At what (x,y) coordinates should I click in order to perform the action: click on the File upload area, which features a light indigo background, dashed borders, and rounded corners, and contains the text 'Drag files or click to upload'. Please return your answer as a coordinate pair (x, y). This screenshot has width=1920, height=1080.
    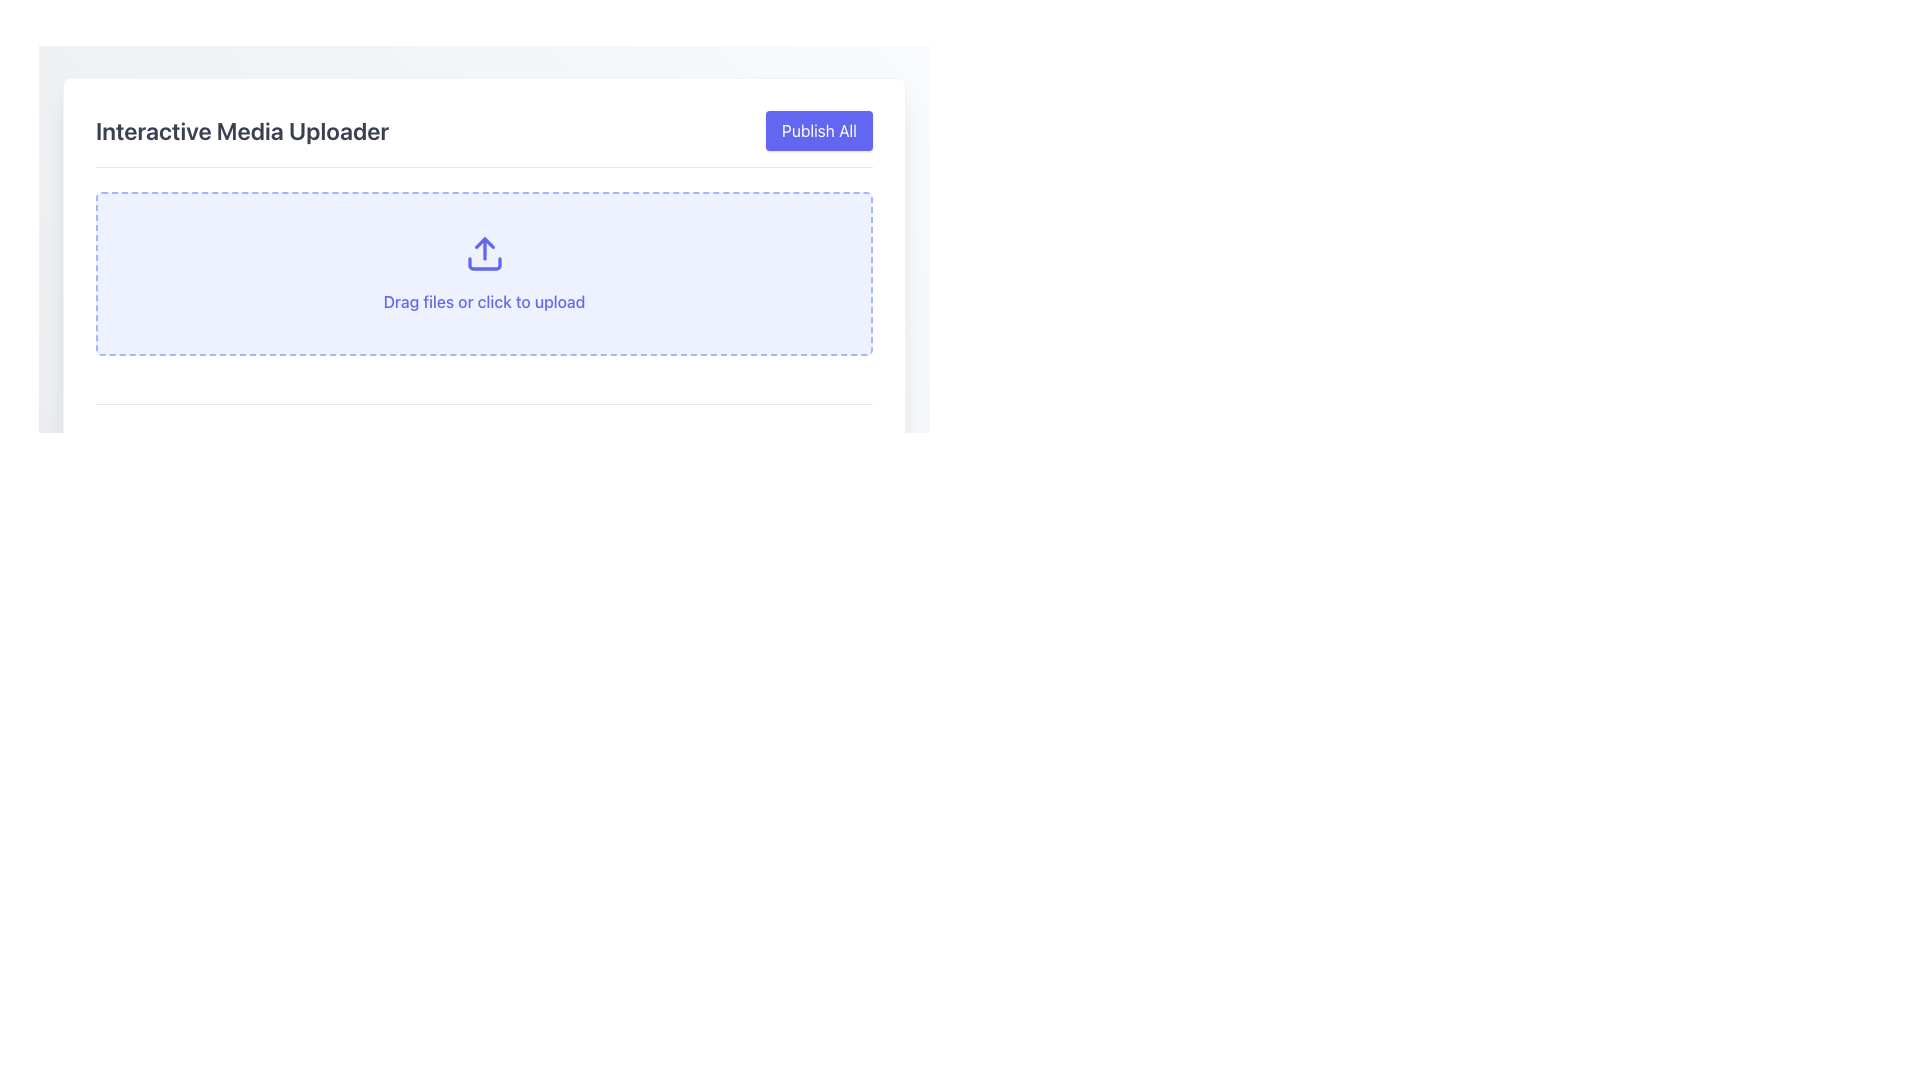
    Looking at the image, I should click on (484, 273).